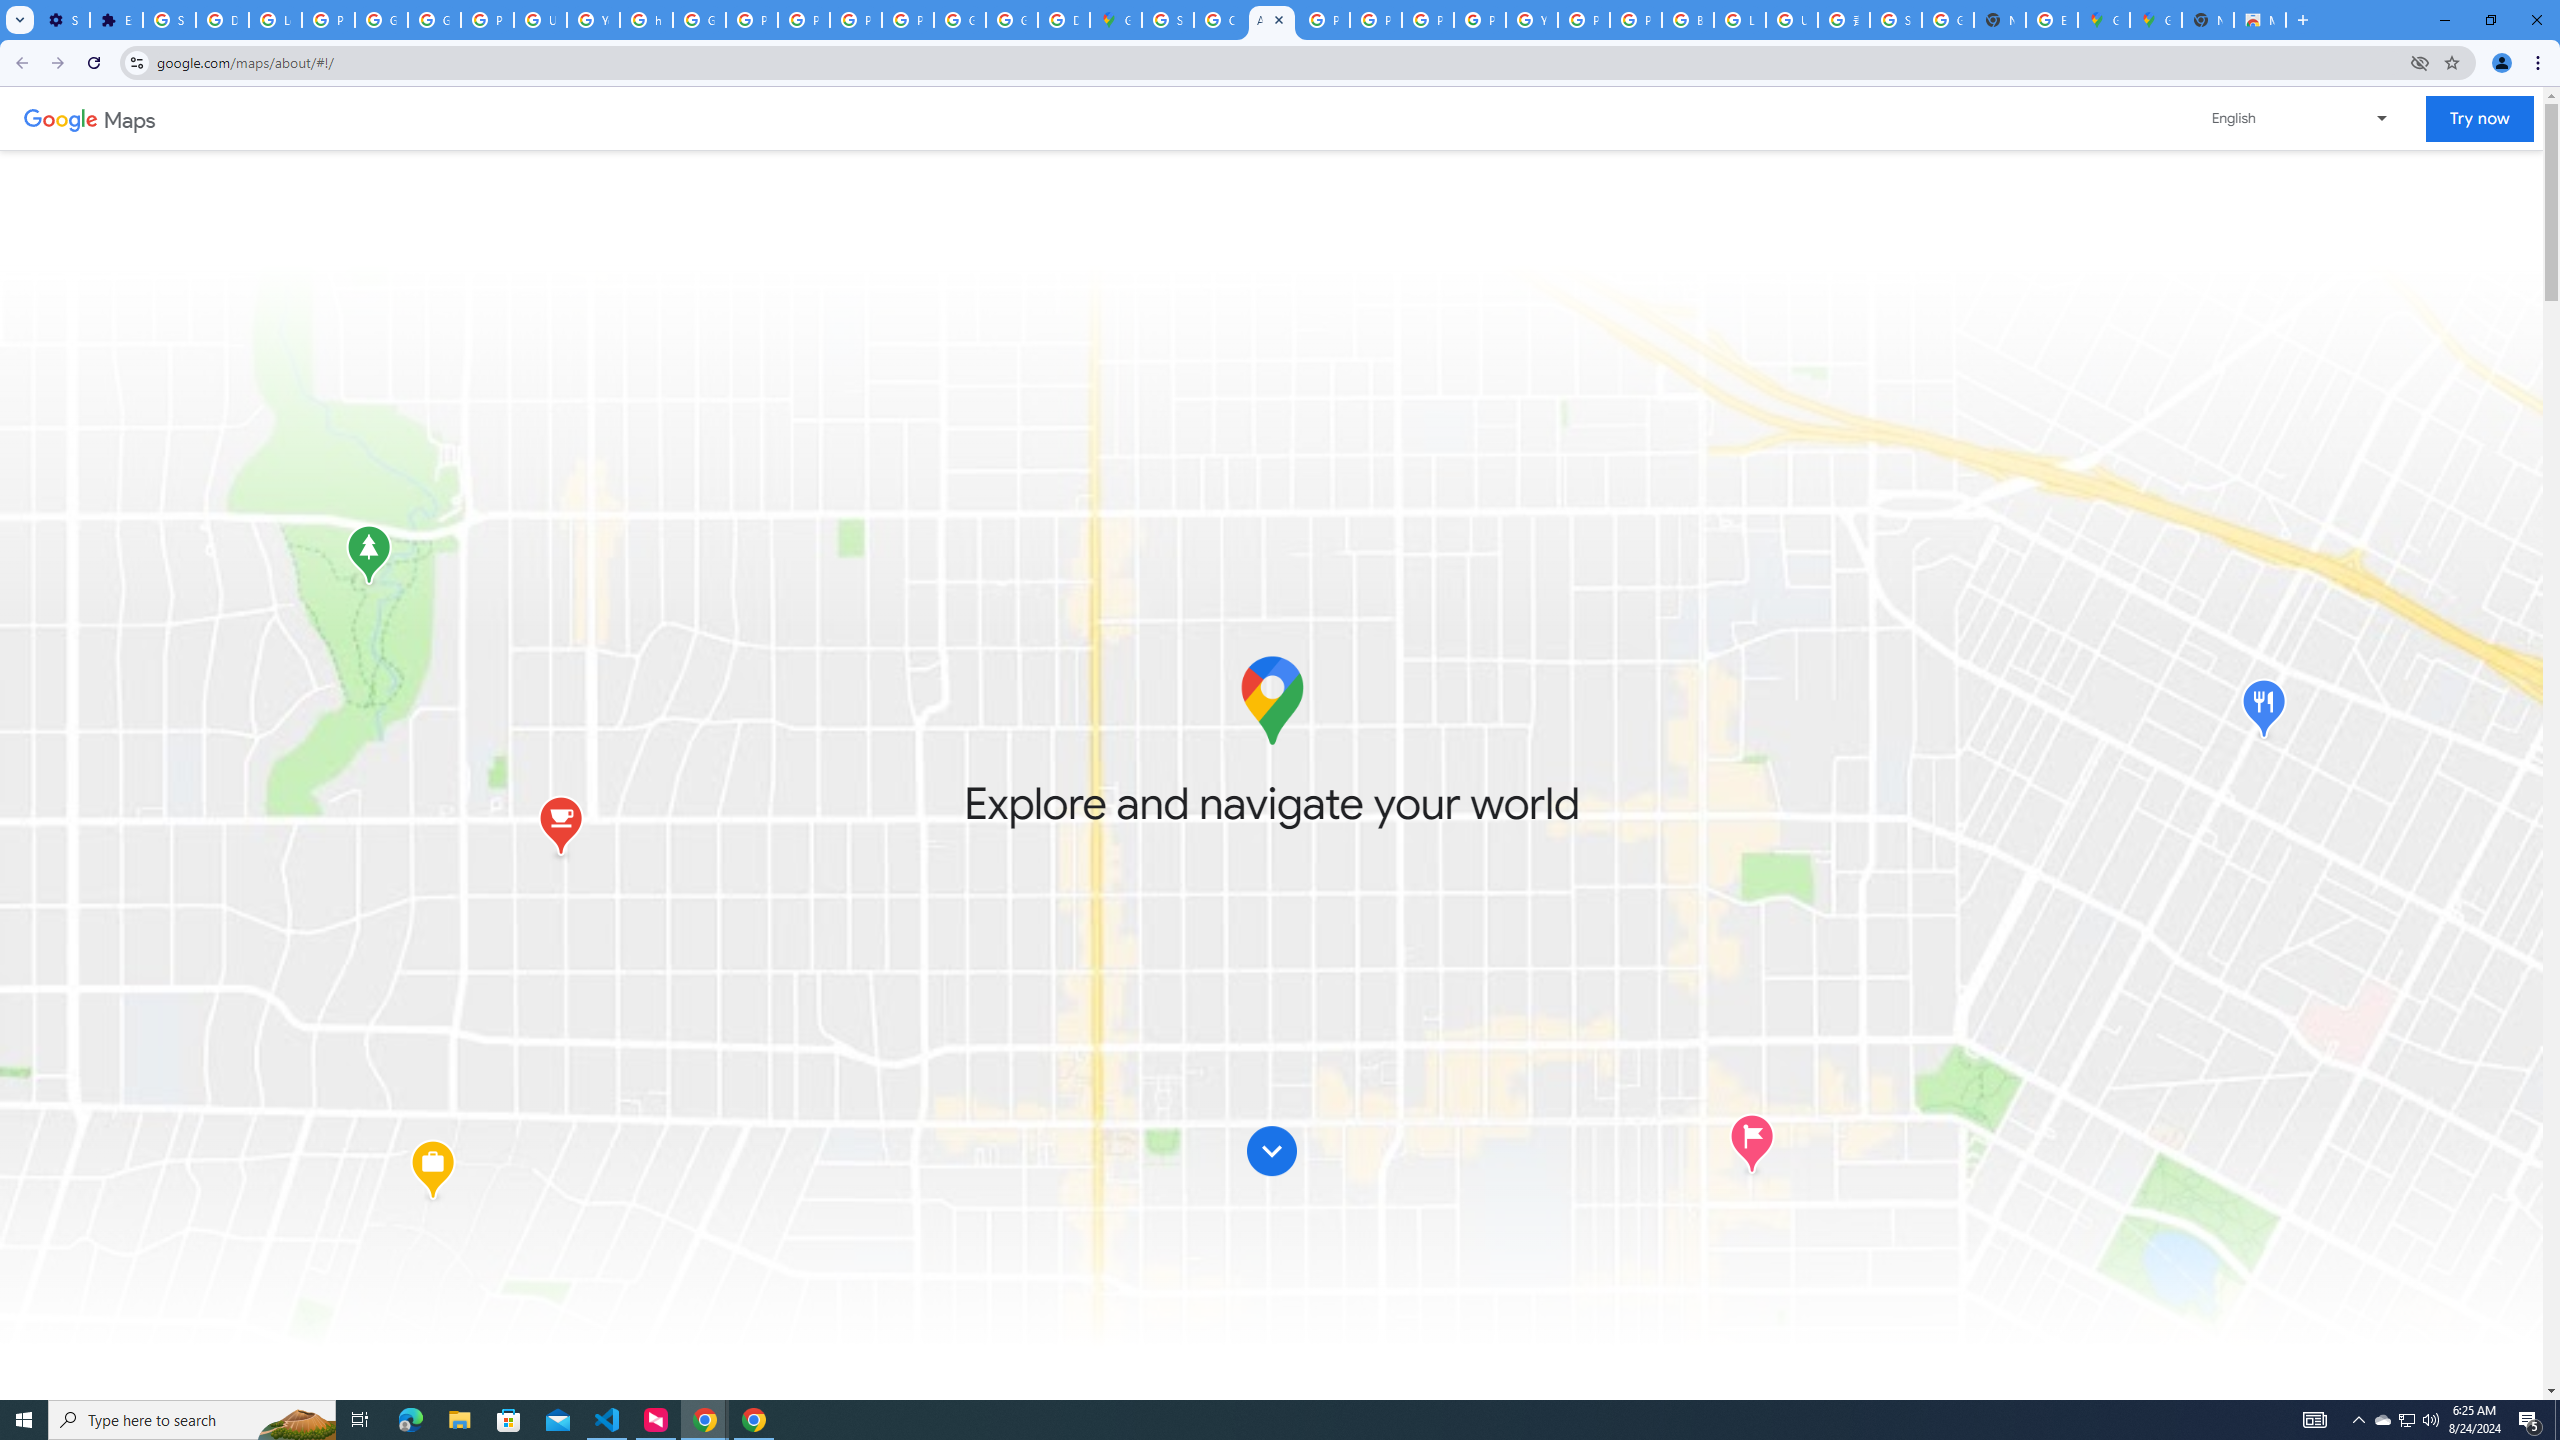  I want to click on 'New Tab', so click(2208, 19).